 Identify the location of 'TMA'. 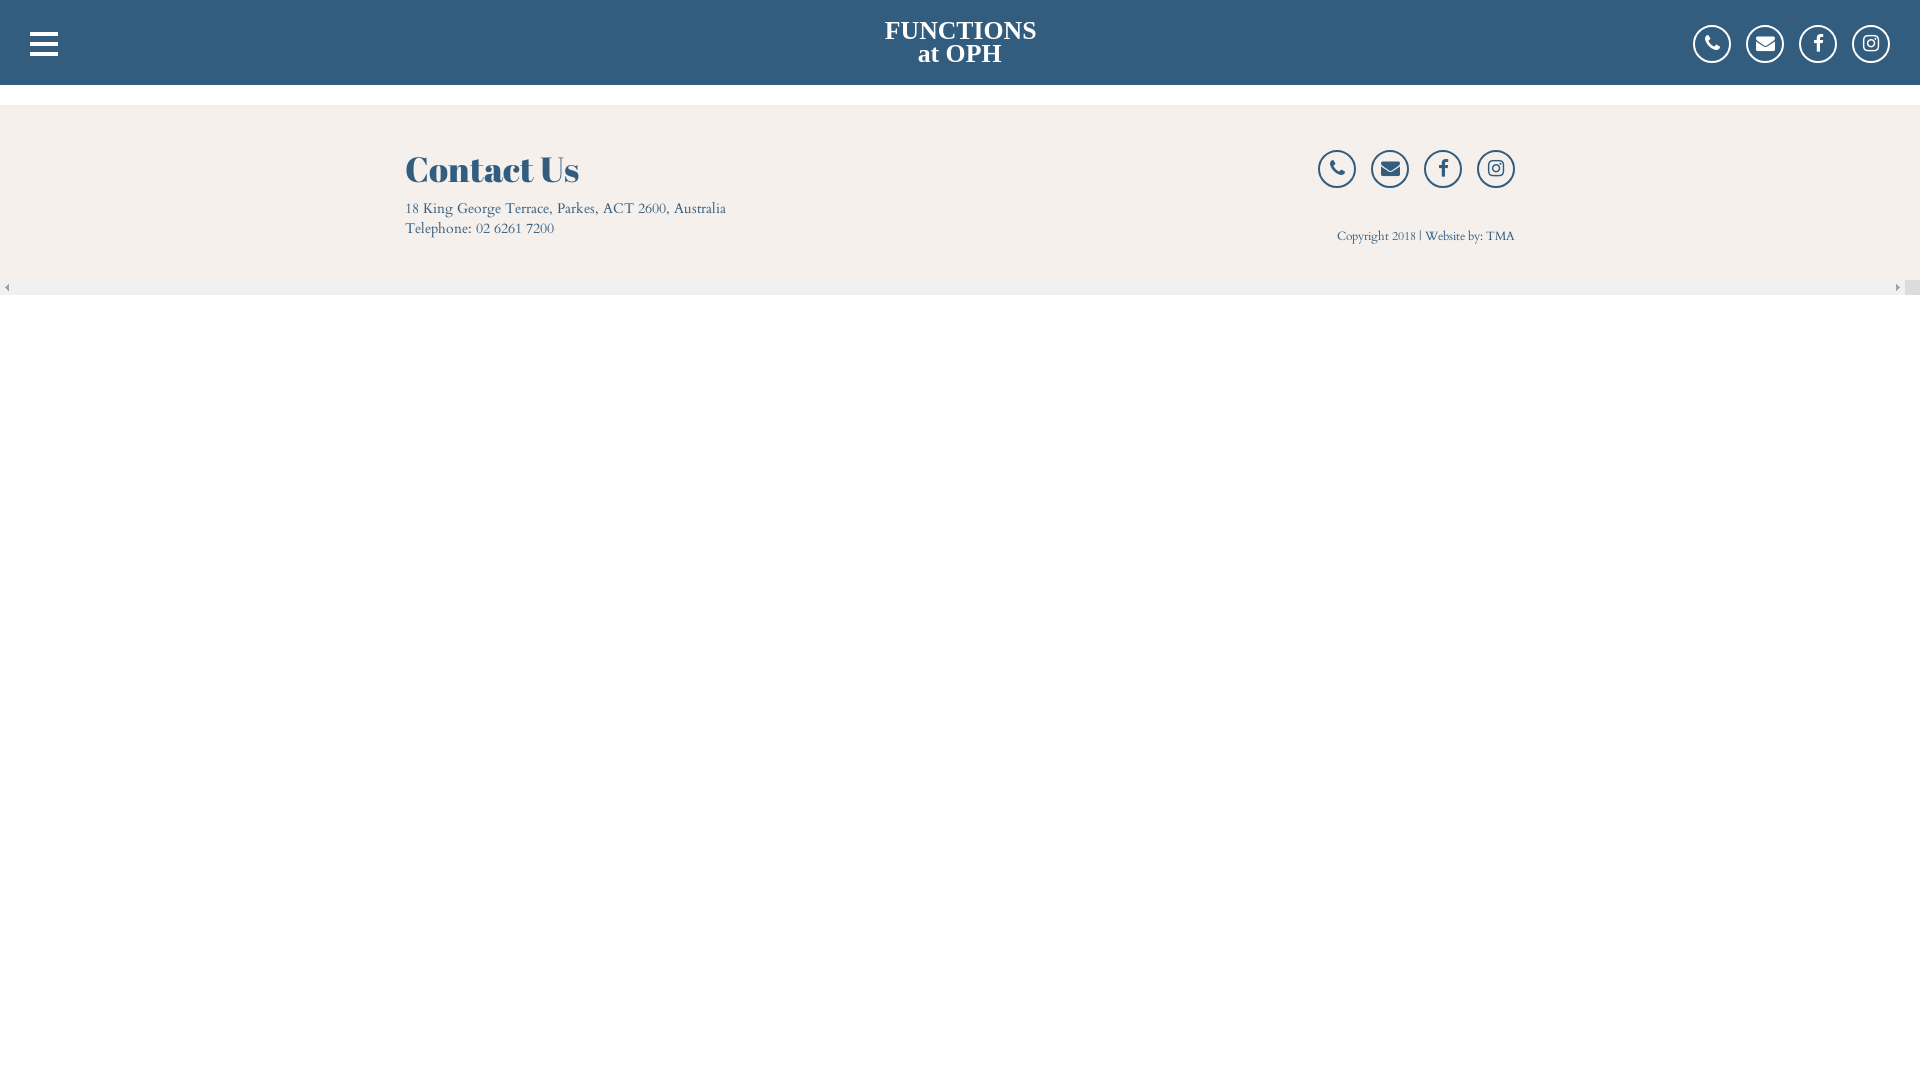
(1500, 234).